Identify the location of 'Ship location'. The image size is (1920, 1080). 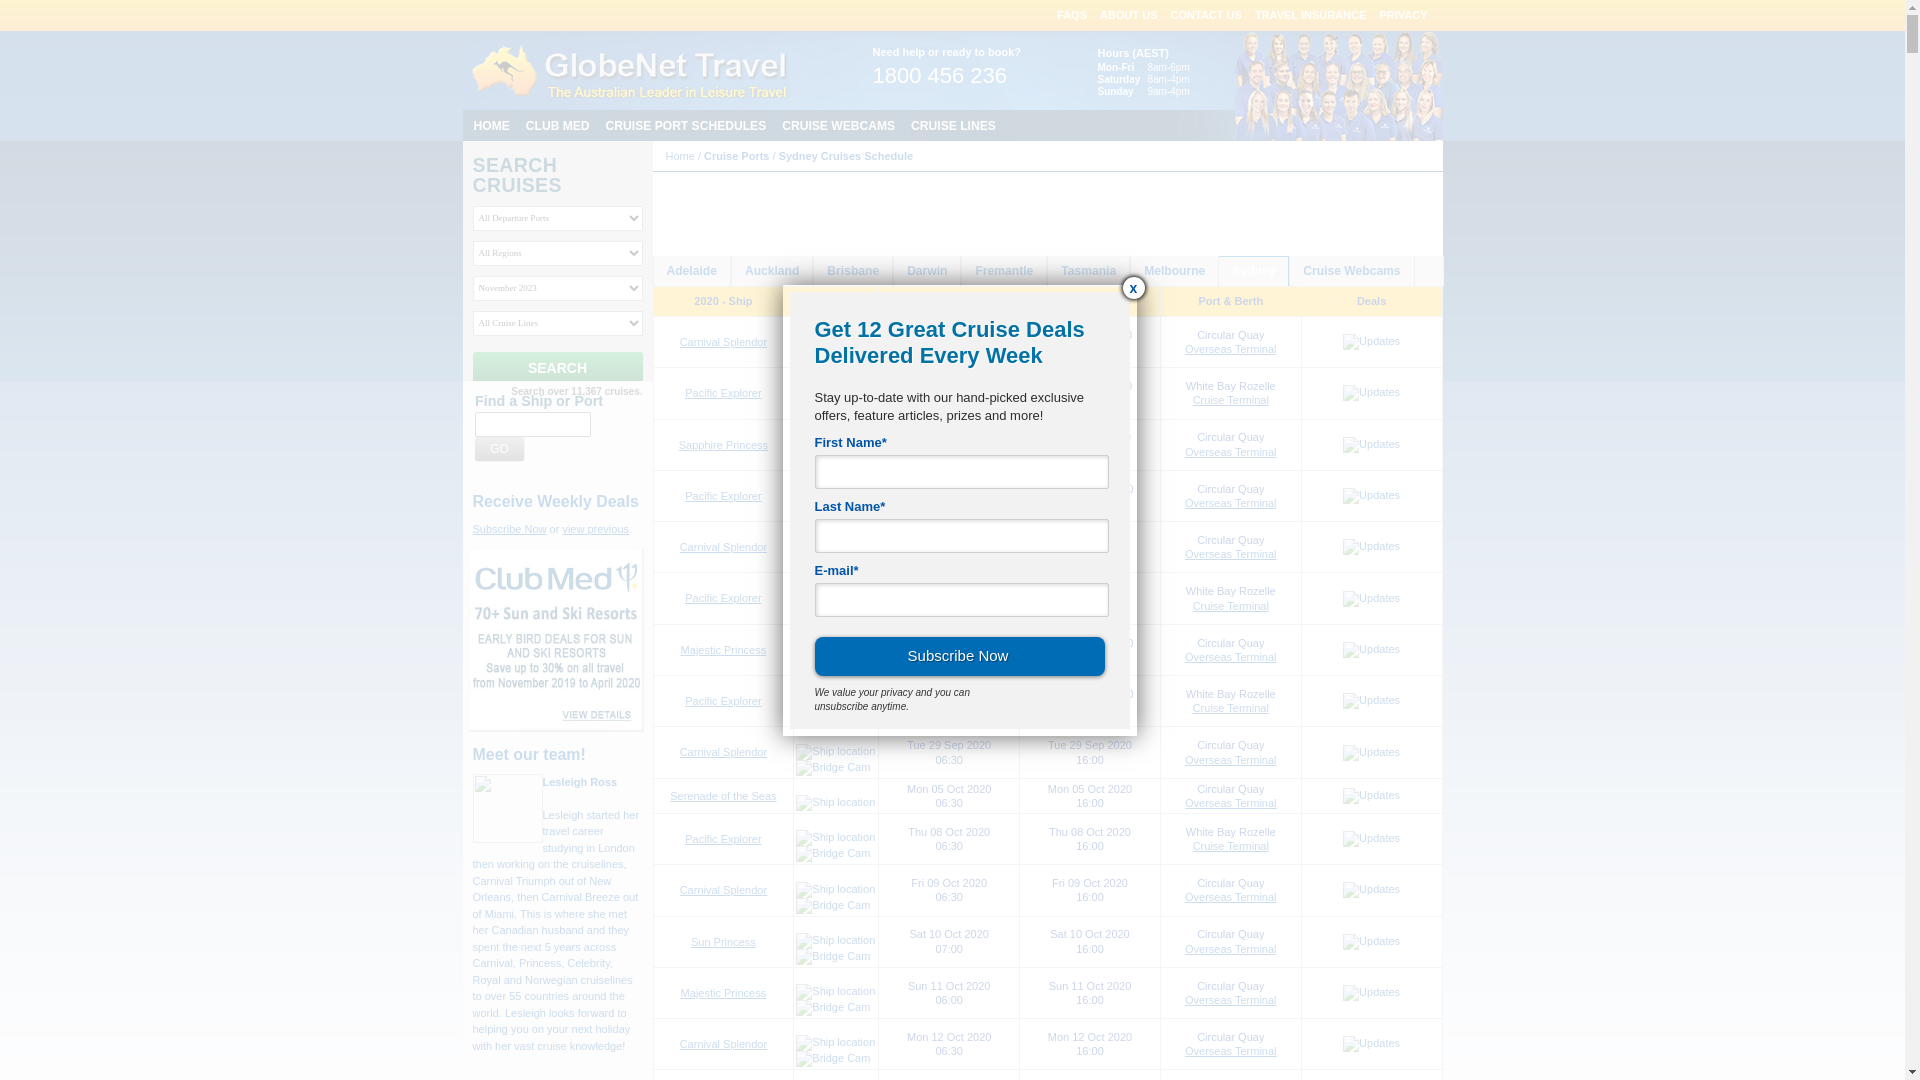
(795, 837).